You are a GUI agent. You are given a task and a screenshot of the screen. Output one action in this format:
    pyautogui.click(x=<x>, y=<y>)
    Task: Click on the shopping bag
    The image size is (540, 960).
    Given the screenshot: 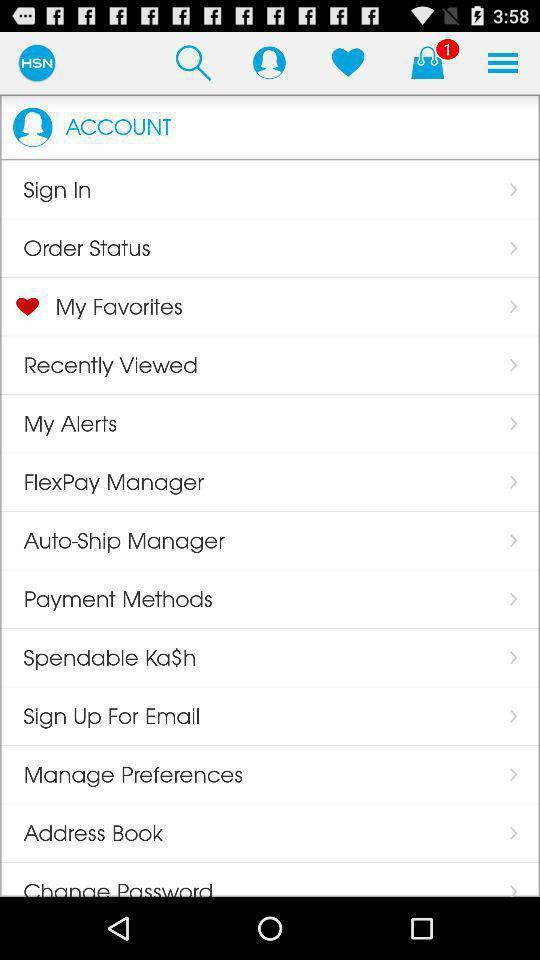 What is the action you would take?
    pyautogui.click(x=426, y=62)
    